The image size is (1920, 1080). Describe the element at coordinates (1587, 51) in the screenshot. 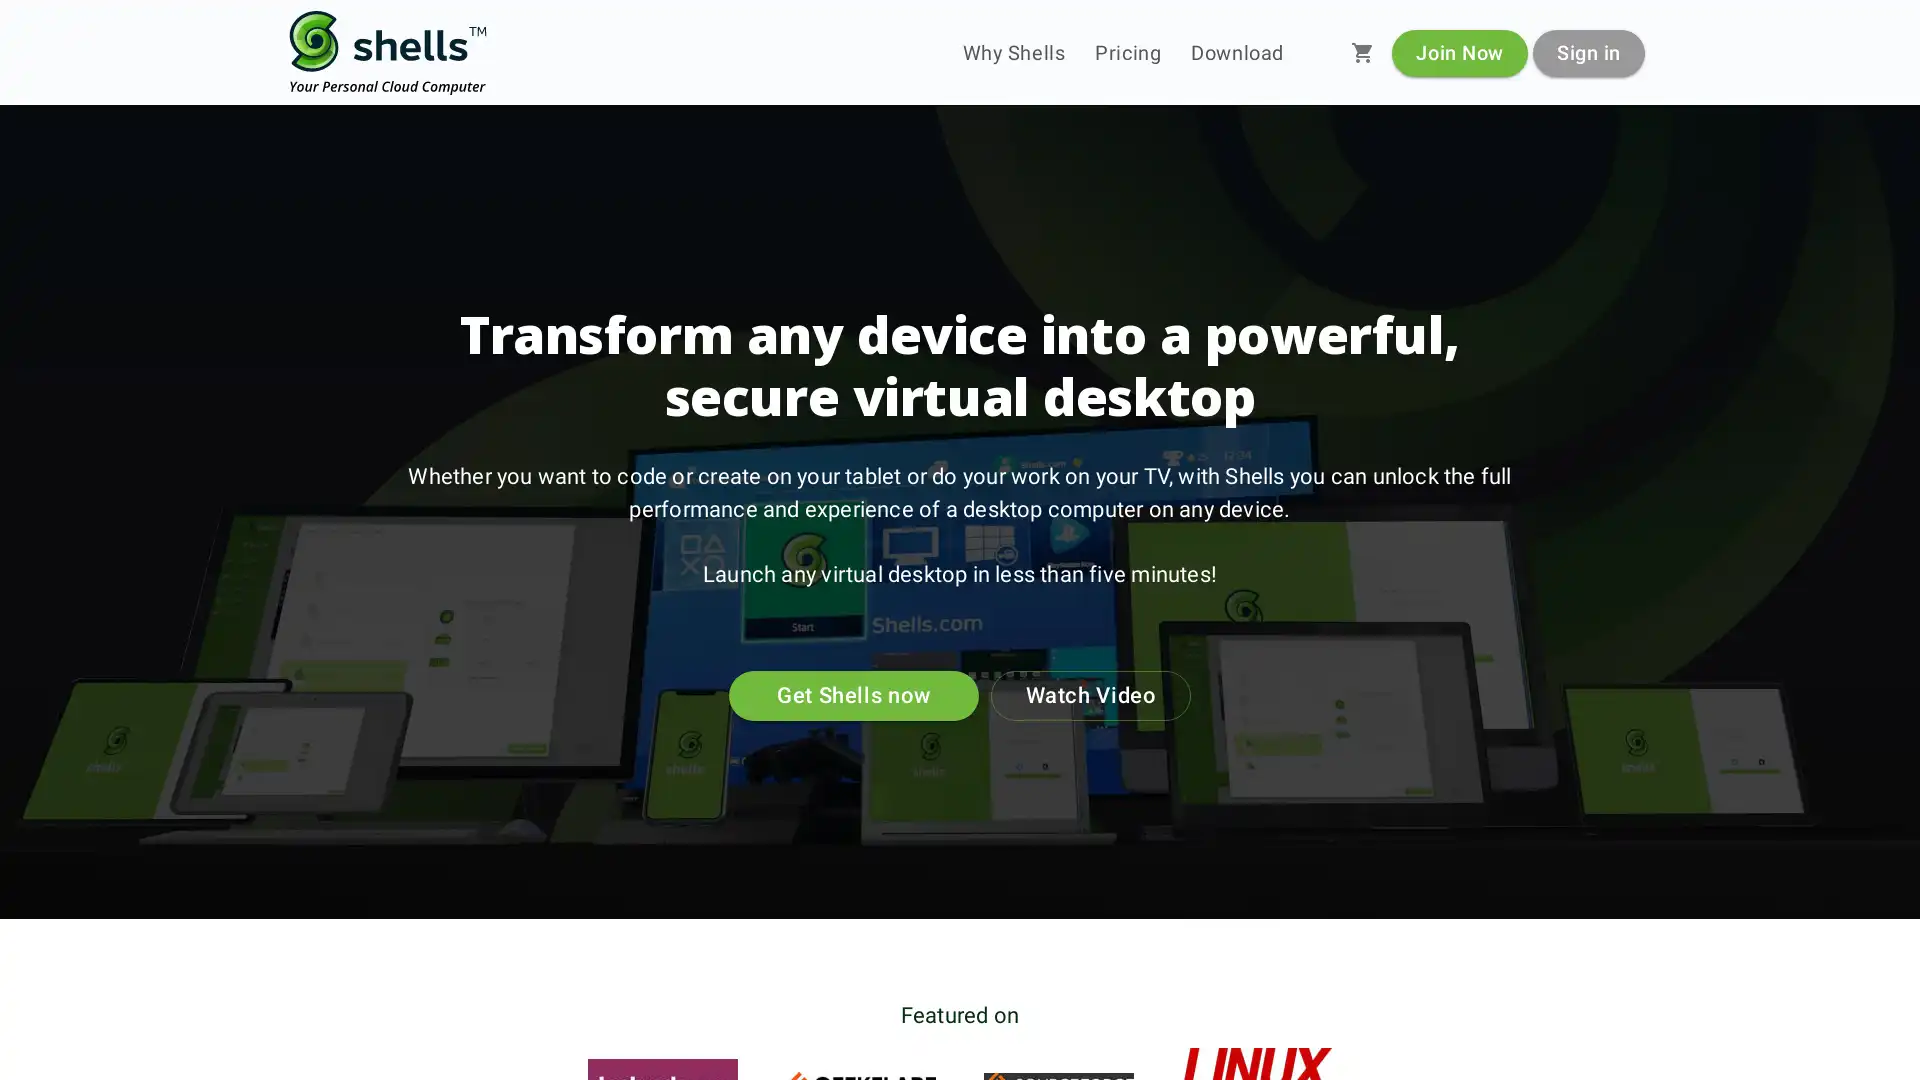

I see `Sign in` at that location.